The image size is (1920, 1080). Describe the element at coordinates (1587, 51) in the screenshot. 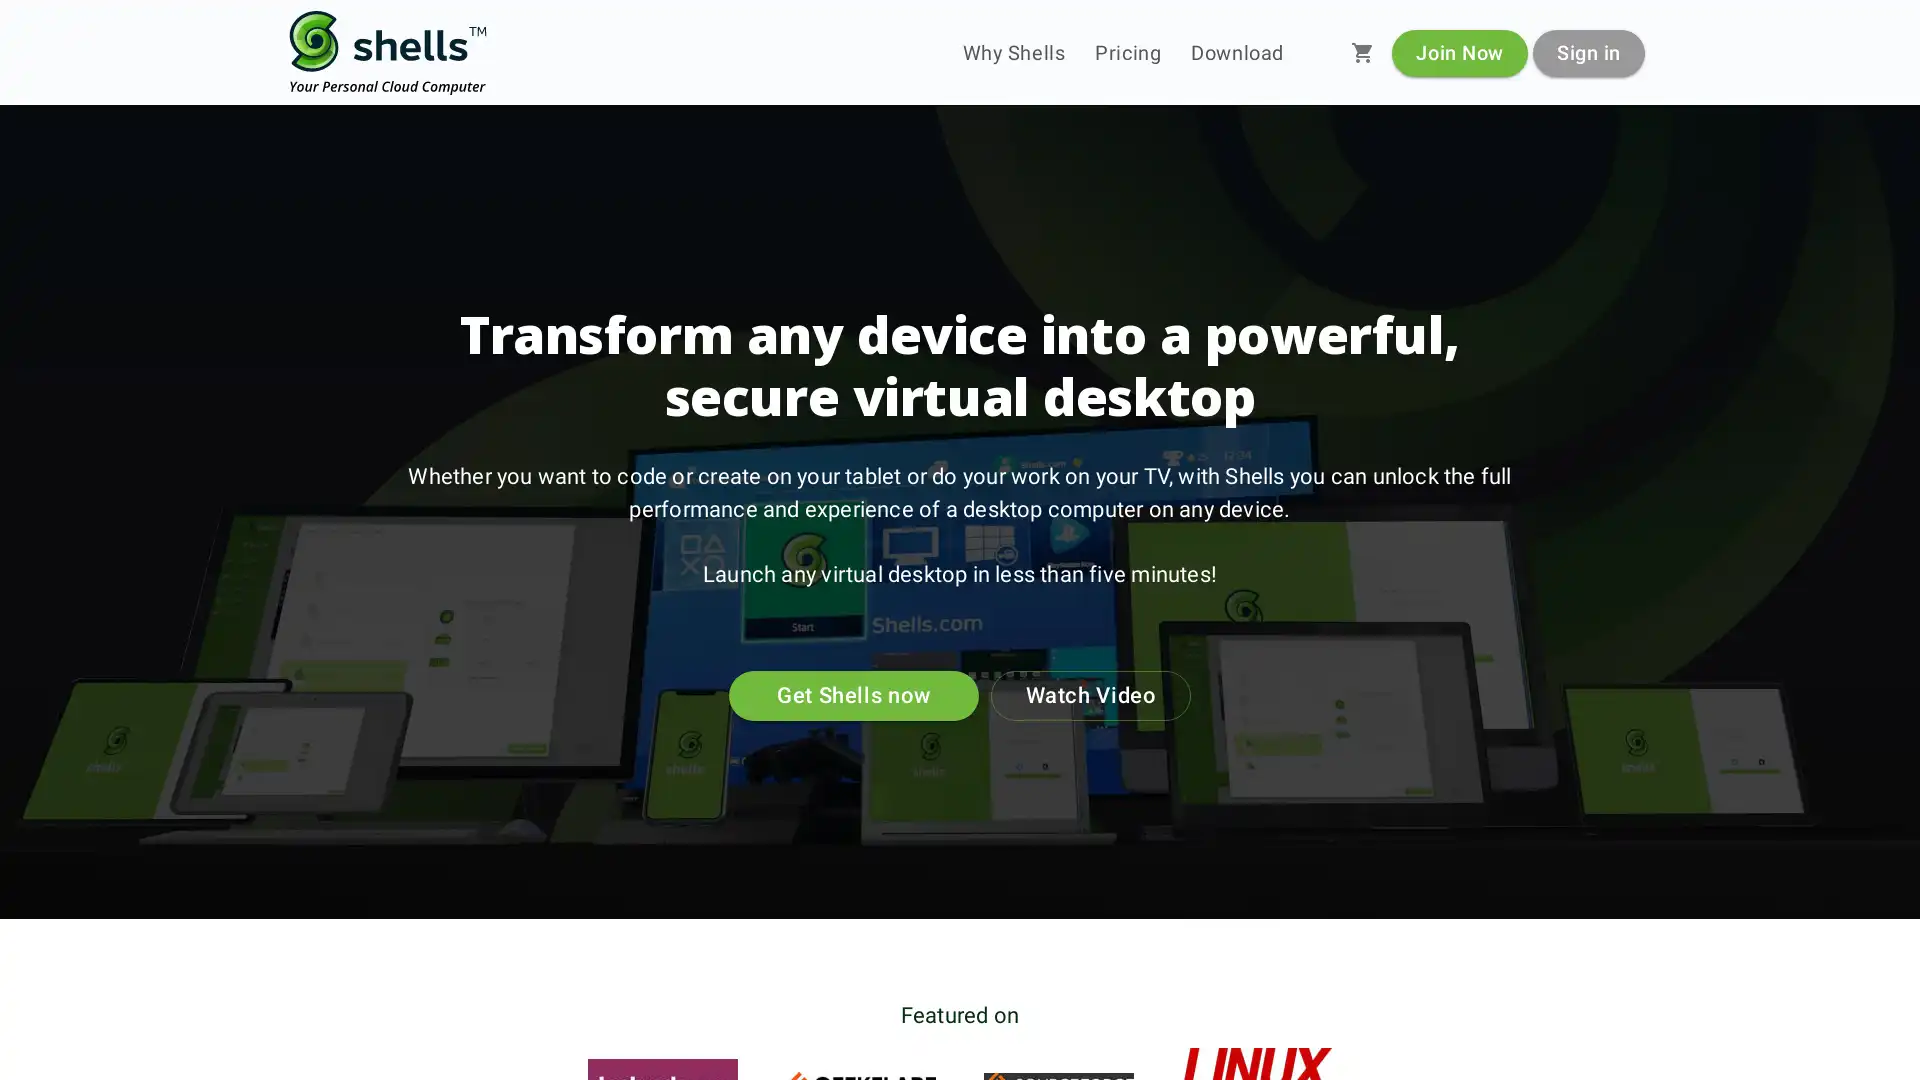

I see `Sign in` at that location.